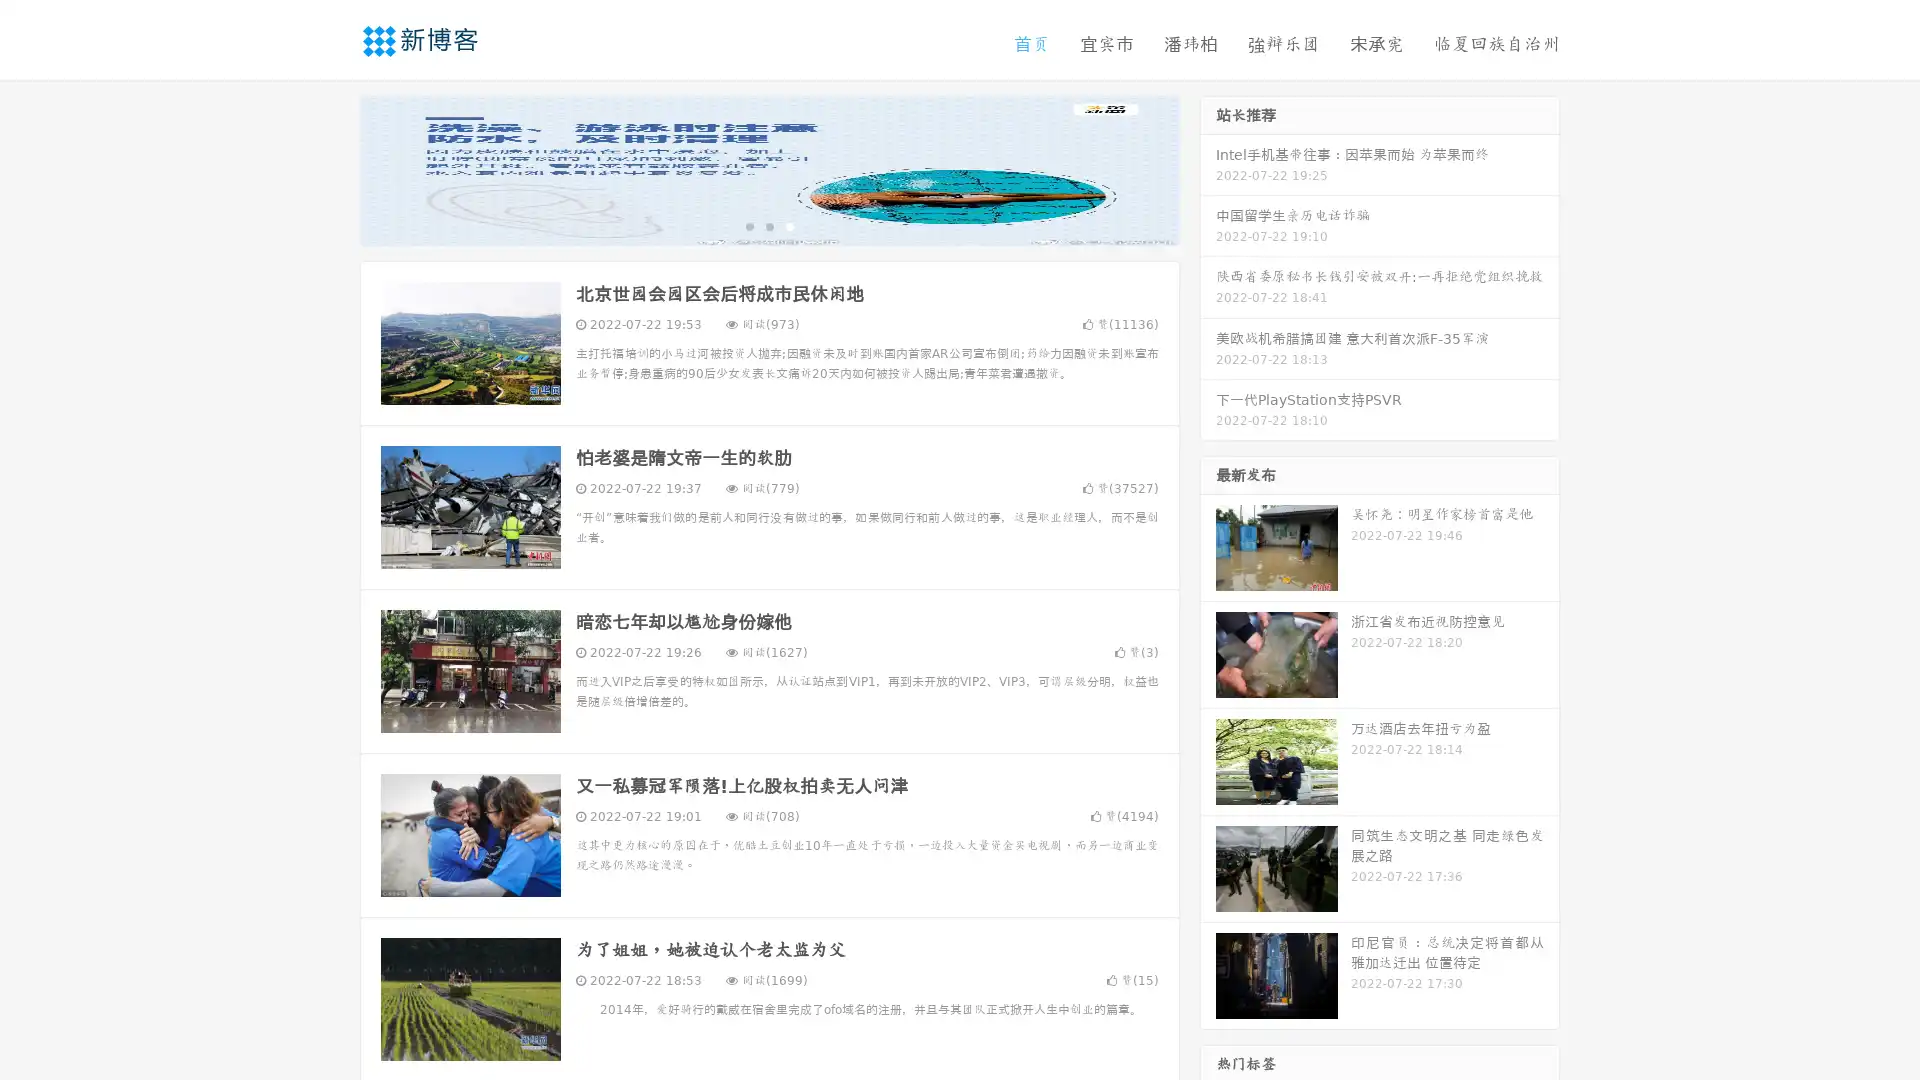 This screenshot has width=1920, height=1080. I want to click on Next slide, so click(1208, 168).